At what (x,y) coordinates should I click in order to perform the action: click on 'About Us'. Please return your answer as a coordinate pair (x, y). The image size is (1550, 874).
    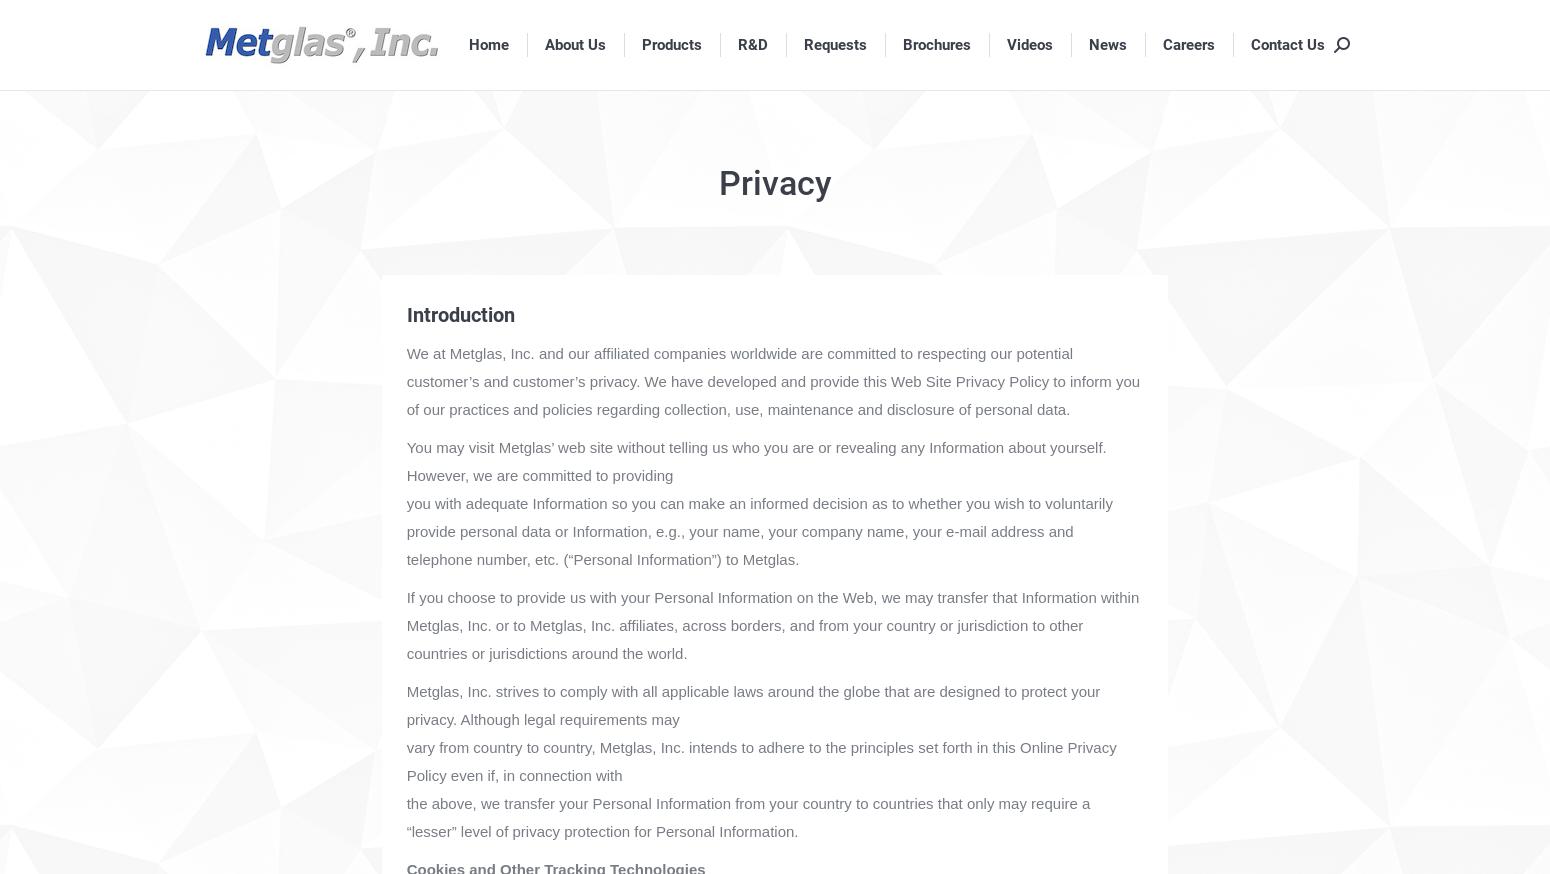
    Looking at the image, I should click on (575, 42).